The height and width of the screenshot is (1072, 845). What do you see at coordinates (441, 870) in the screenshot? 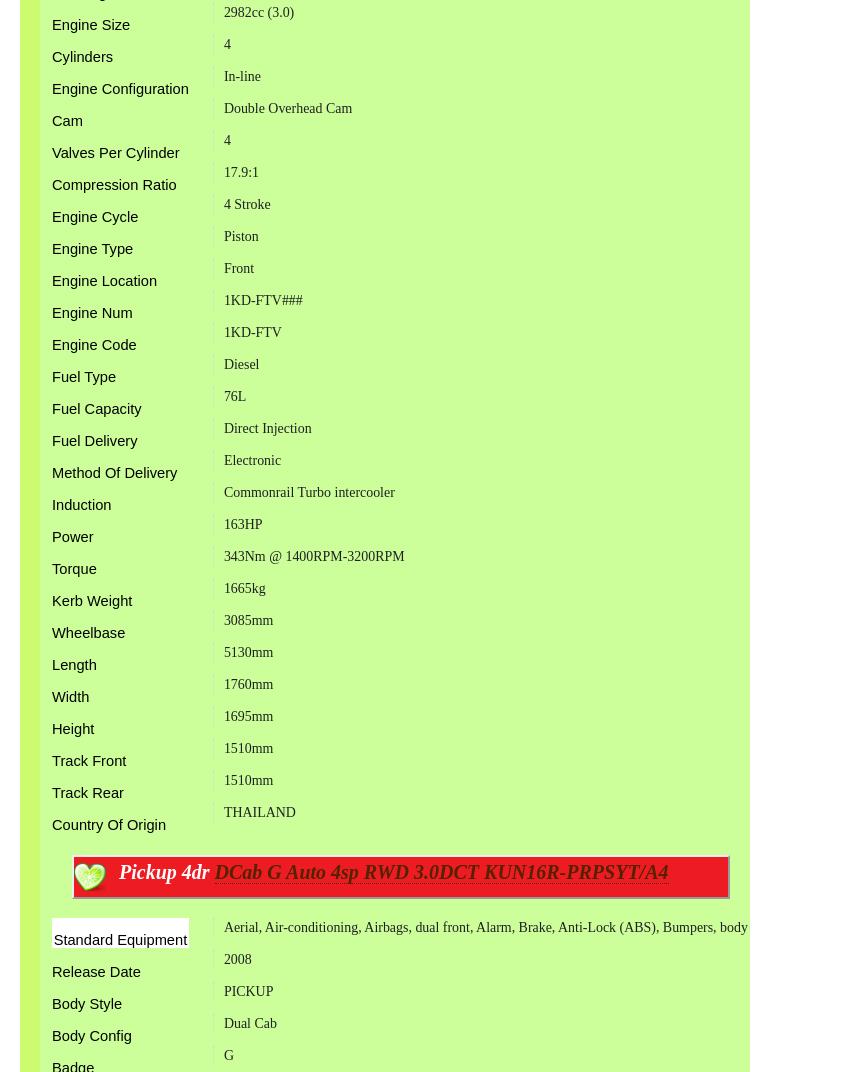
I see `'DCab G Auto 4sp RWD 3.0DCT KUN16R-PRPSYT/A4'` at bounding box center [441, 870].